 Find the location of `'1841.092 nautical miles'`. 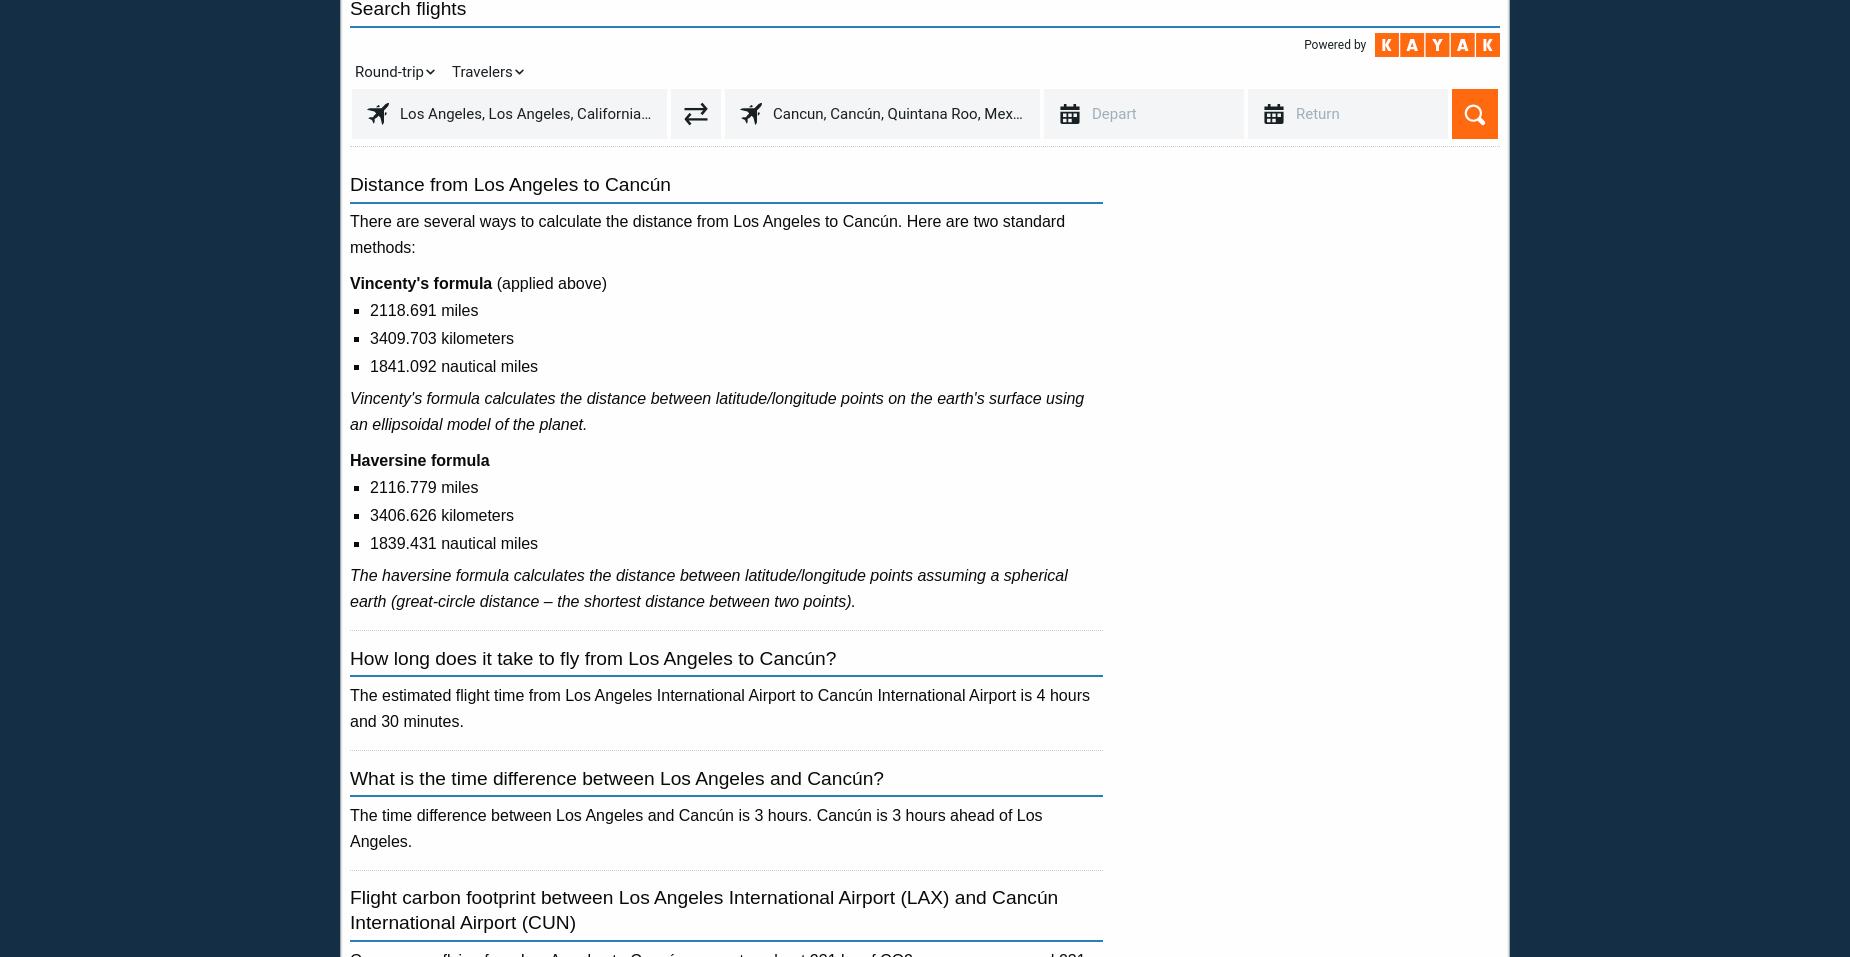

'1841.092 nautical miles' is located at coordinates (452, 366).